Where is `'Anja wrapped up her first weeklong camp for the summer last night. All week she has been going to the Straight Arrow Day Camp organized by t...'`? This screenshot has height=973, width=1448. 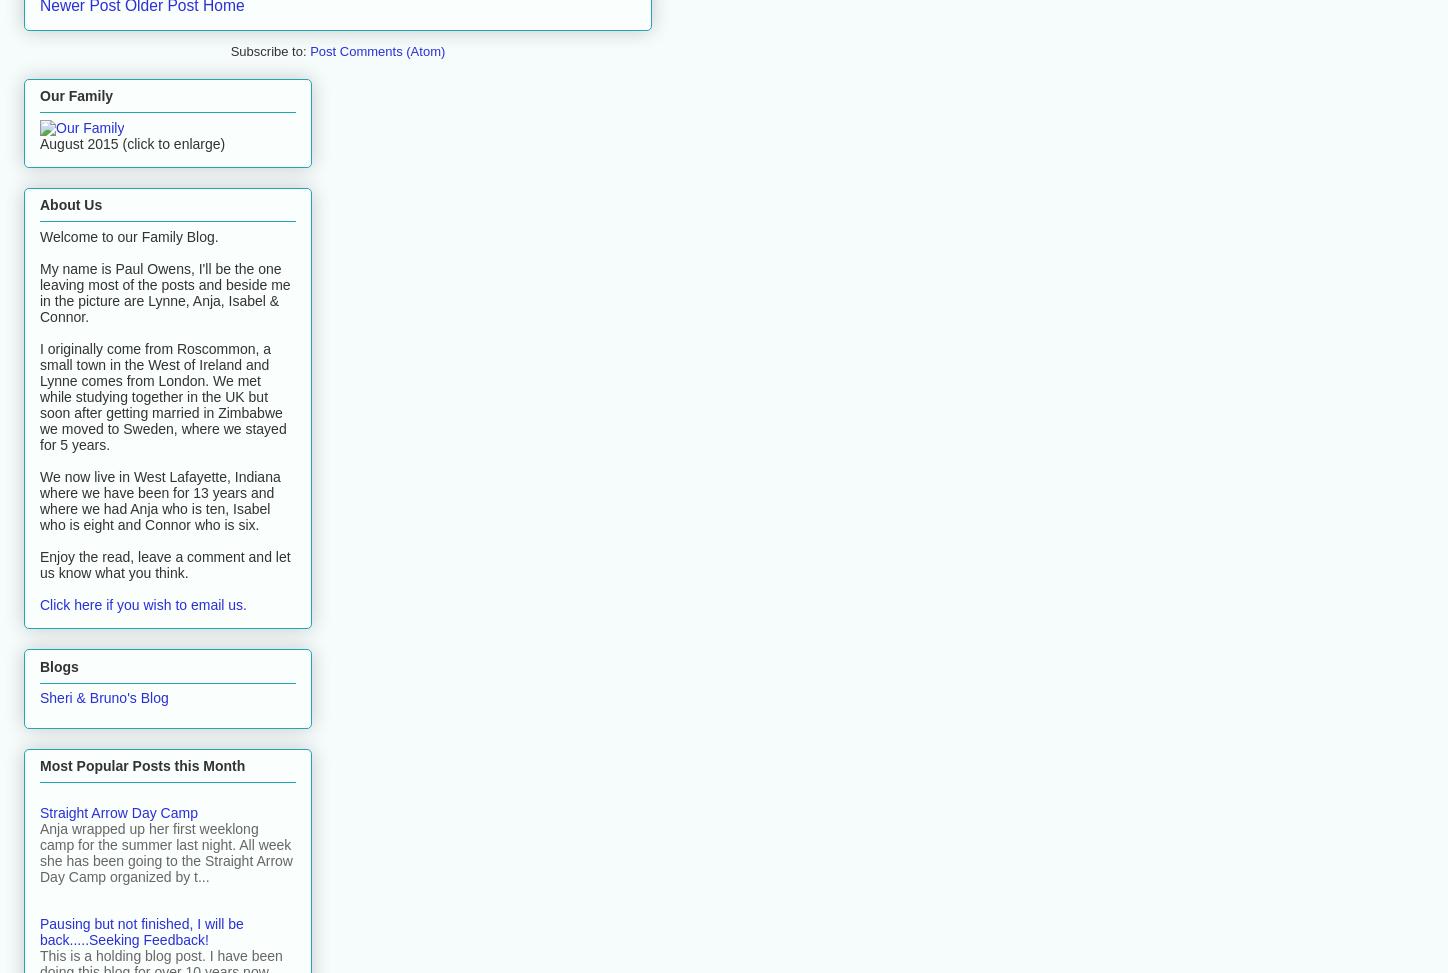 'Anja wrapped up her first weeklong camp for the summer last night. All week she has been going to the Straight Arrow Day Camp organized by t...' is located at coordinates (164, 853).